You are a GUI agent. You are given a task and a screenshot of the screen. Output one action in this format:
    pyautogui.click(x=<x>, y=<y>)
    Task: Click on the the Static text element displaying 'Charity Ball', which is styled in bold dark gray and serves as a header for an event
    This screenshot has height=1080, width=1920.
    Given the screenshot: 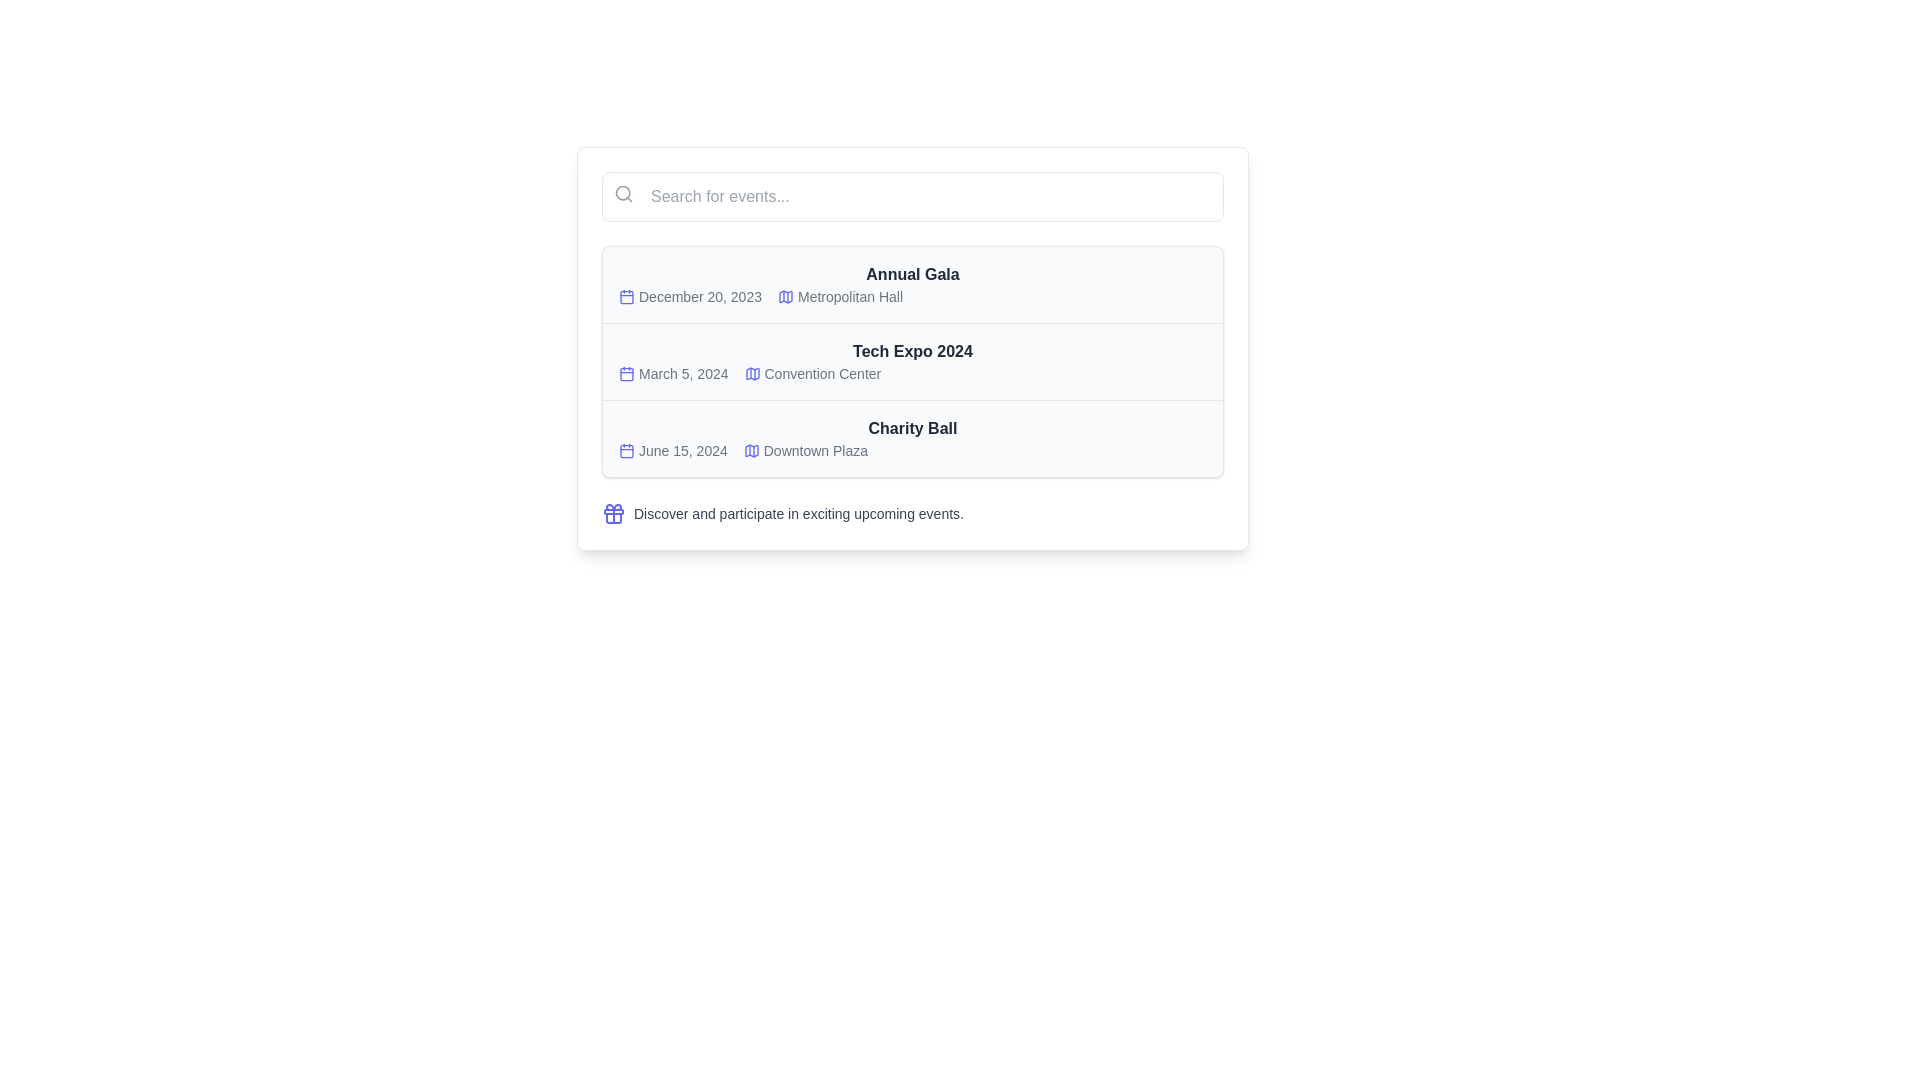 What is the action you would take?
    pyautogui.click(x=911, y=427)
    